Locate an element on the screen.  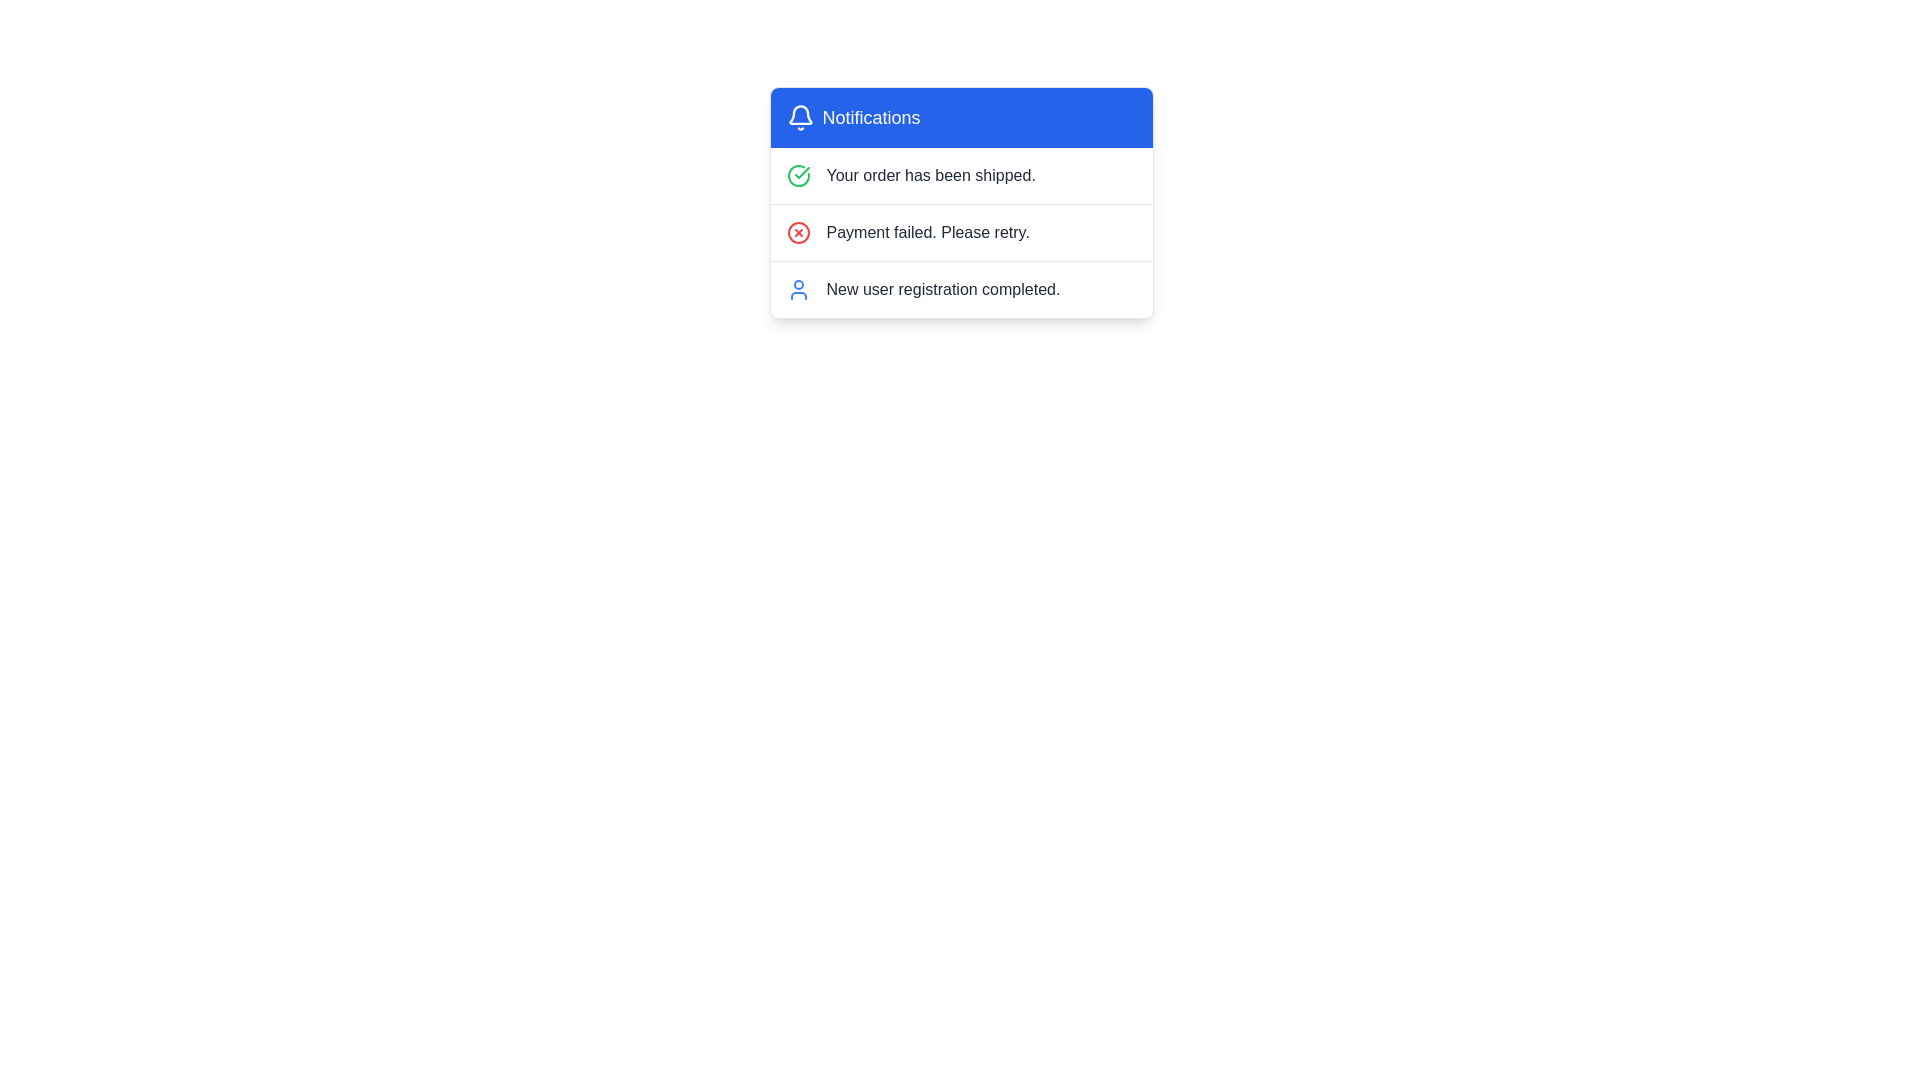
the user profile icon, which has a blue outline and is part of the notification item indicating 'New user registration completed.' is located at coordinates (797, 289).